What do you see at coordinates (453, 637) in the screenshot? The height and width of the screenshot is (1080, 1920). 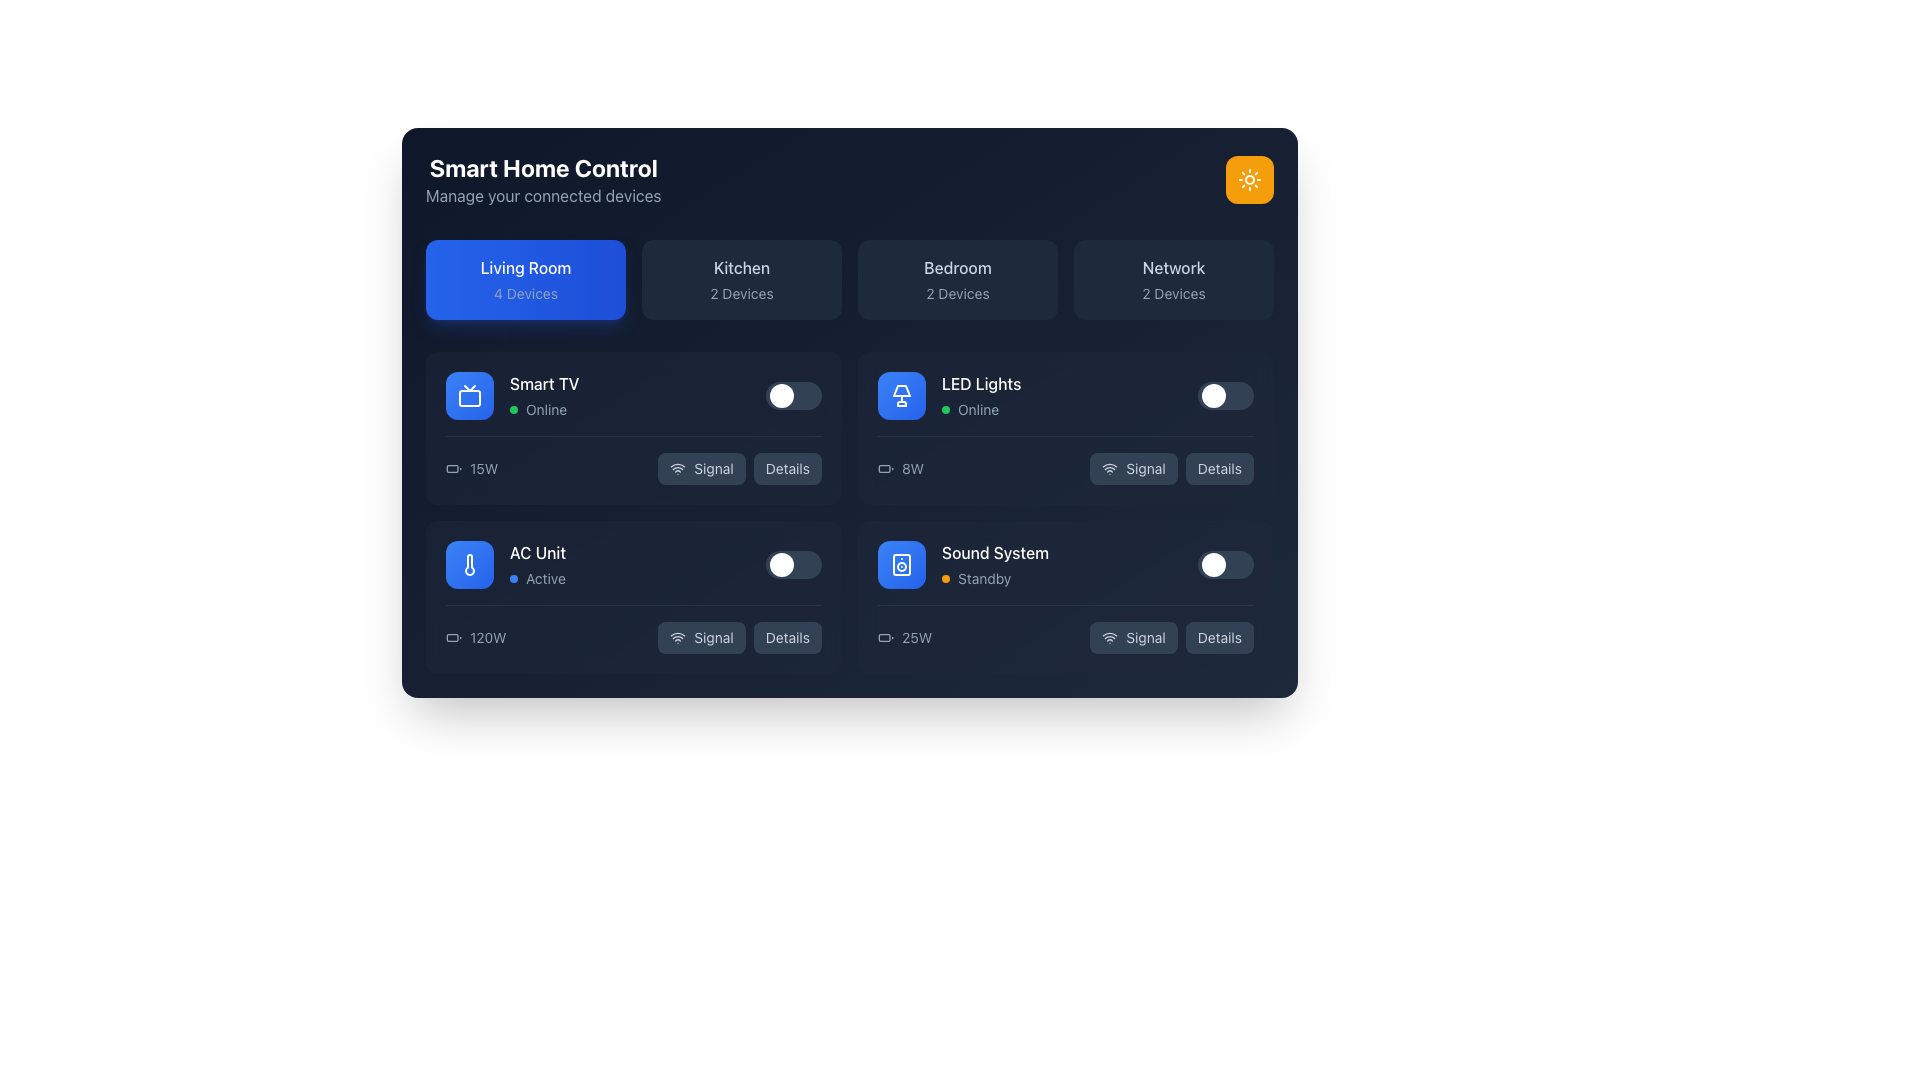 I see `the battery icon, which is a minimalist outline style rectangular shape with rounded edges, positioned to the left of the '120W' text` at bounding box center [453, 637].